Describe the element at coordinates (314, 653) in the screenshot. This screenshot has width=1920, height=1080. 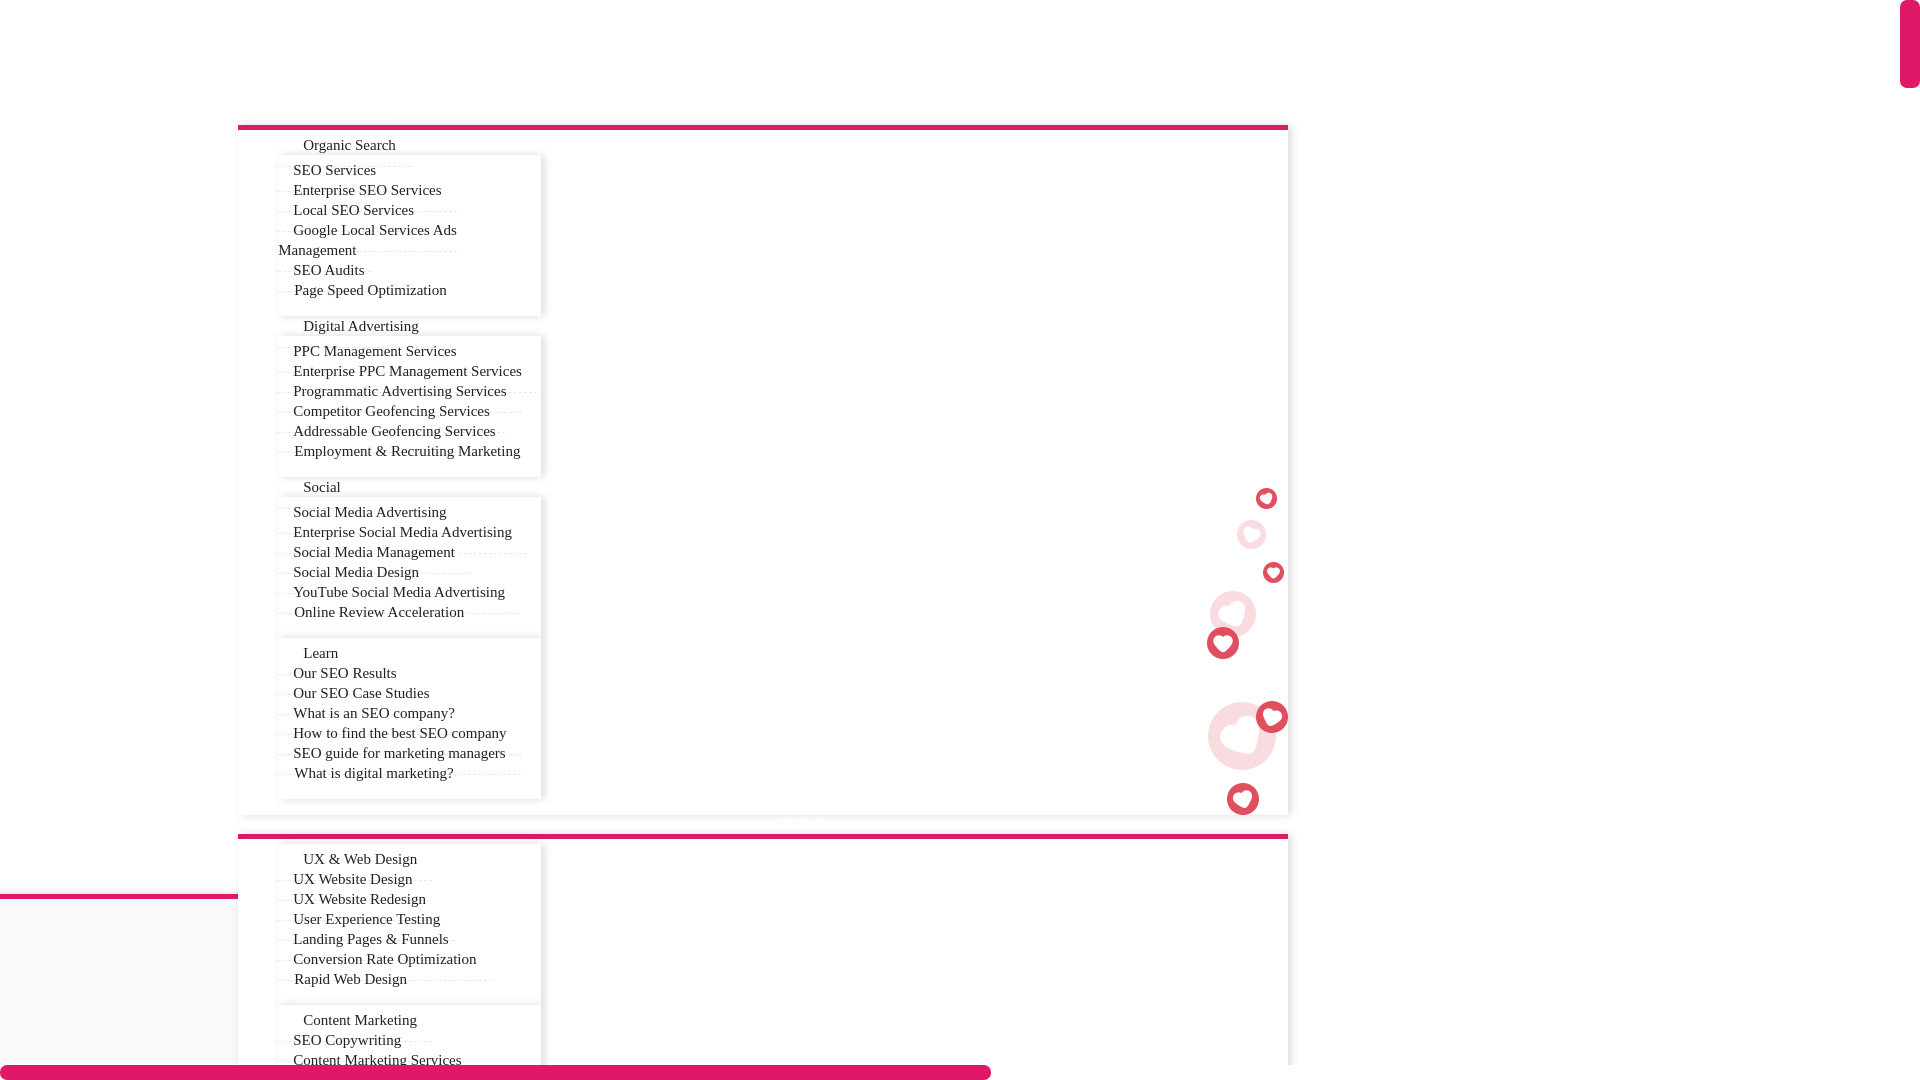
I see `'Learn'` at that location.